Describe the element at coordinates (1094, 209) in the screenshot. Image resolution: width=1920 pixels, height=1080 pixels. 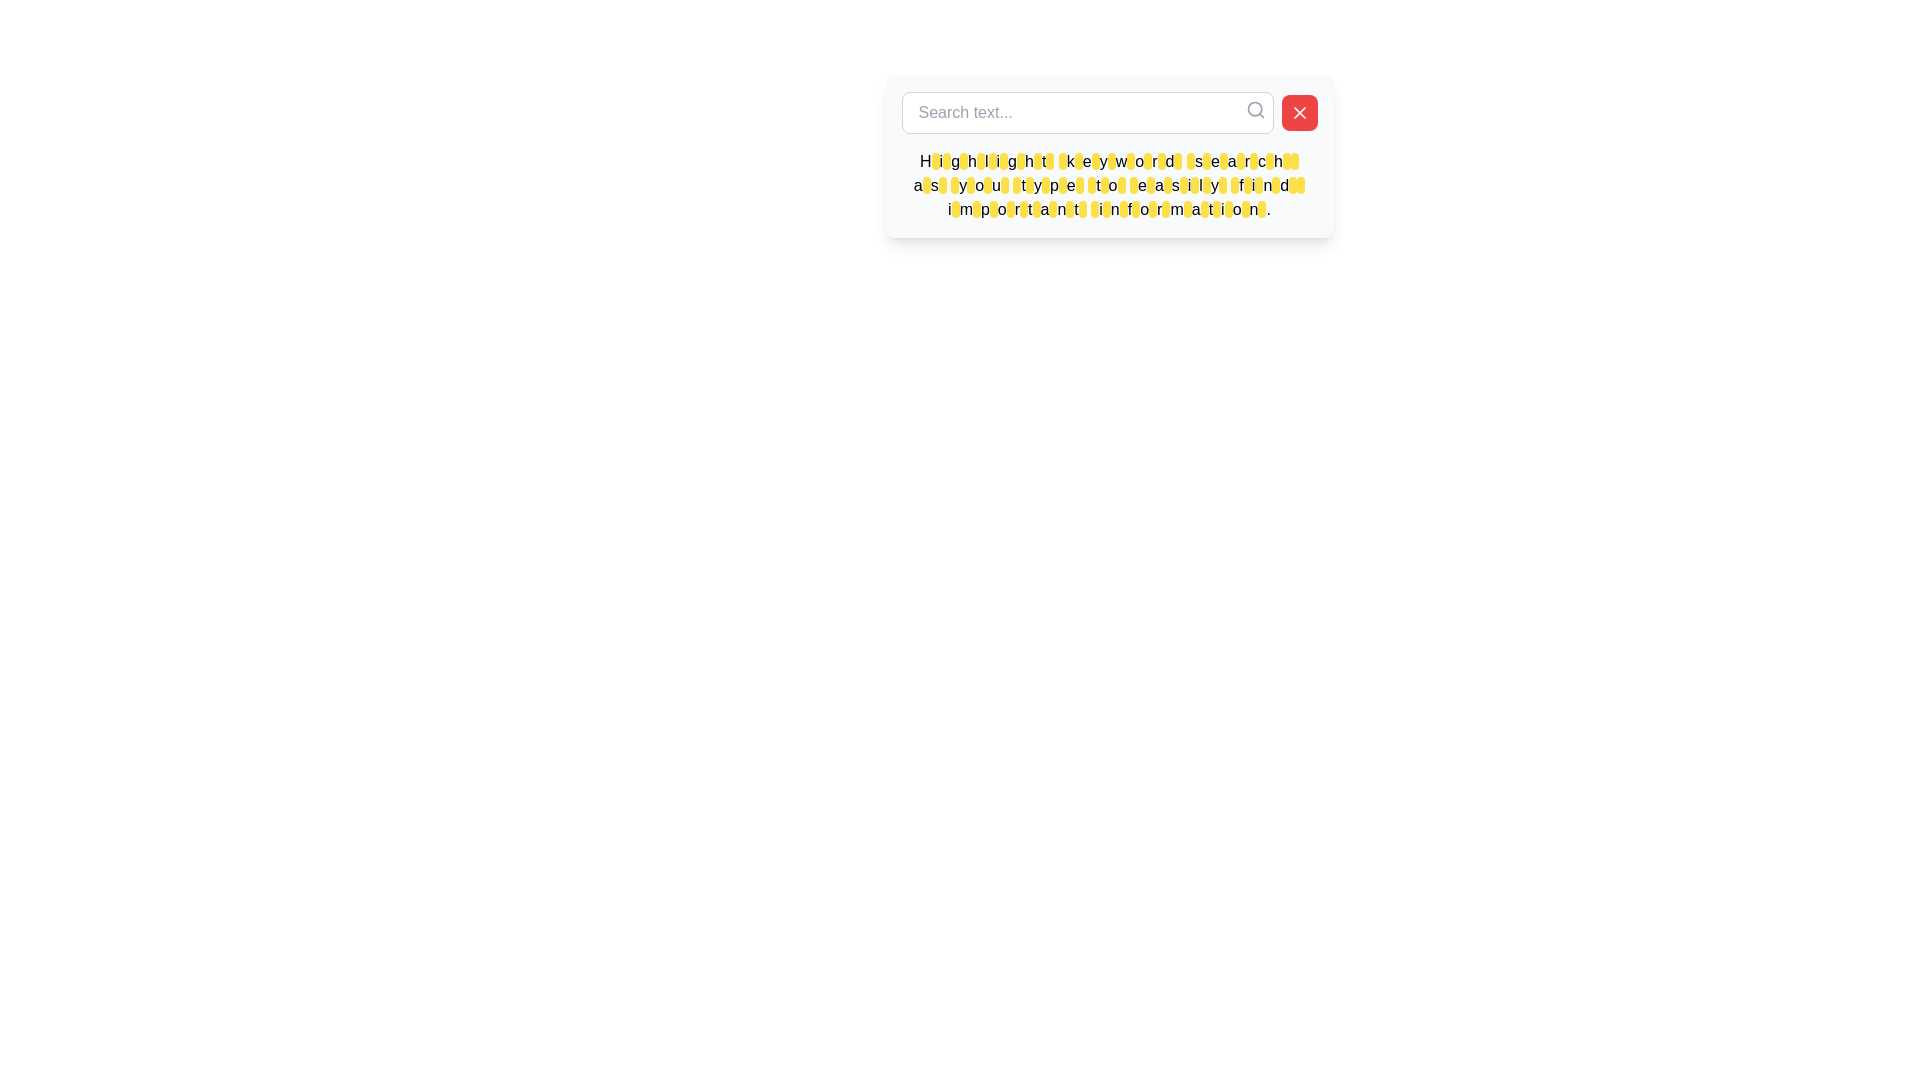
I see `the eleventh yellow-highlighted block in the bottom row of highlighted words within the text` at that location.